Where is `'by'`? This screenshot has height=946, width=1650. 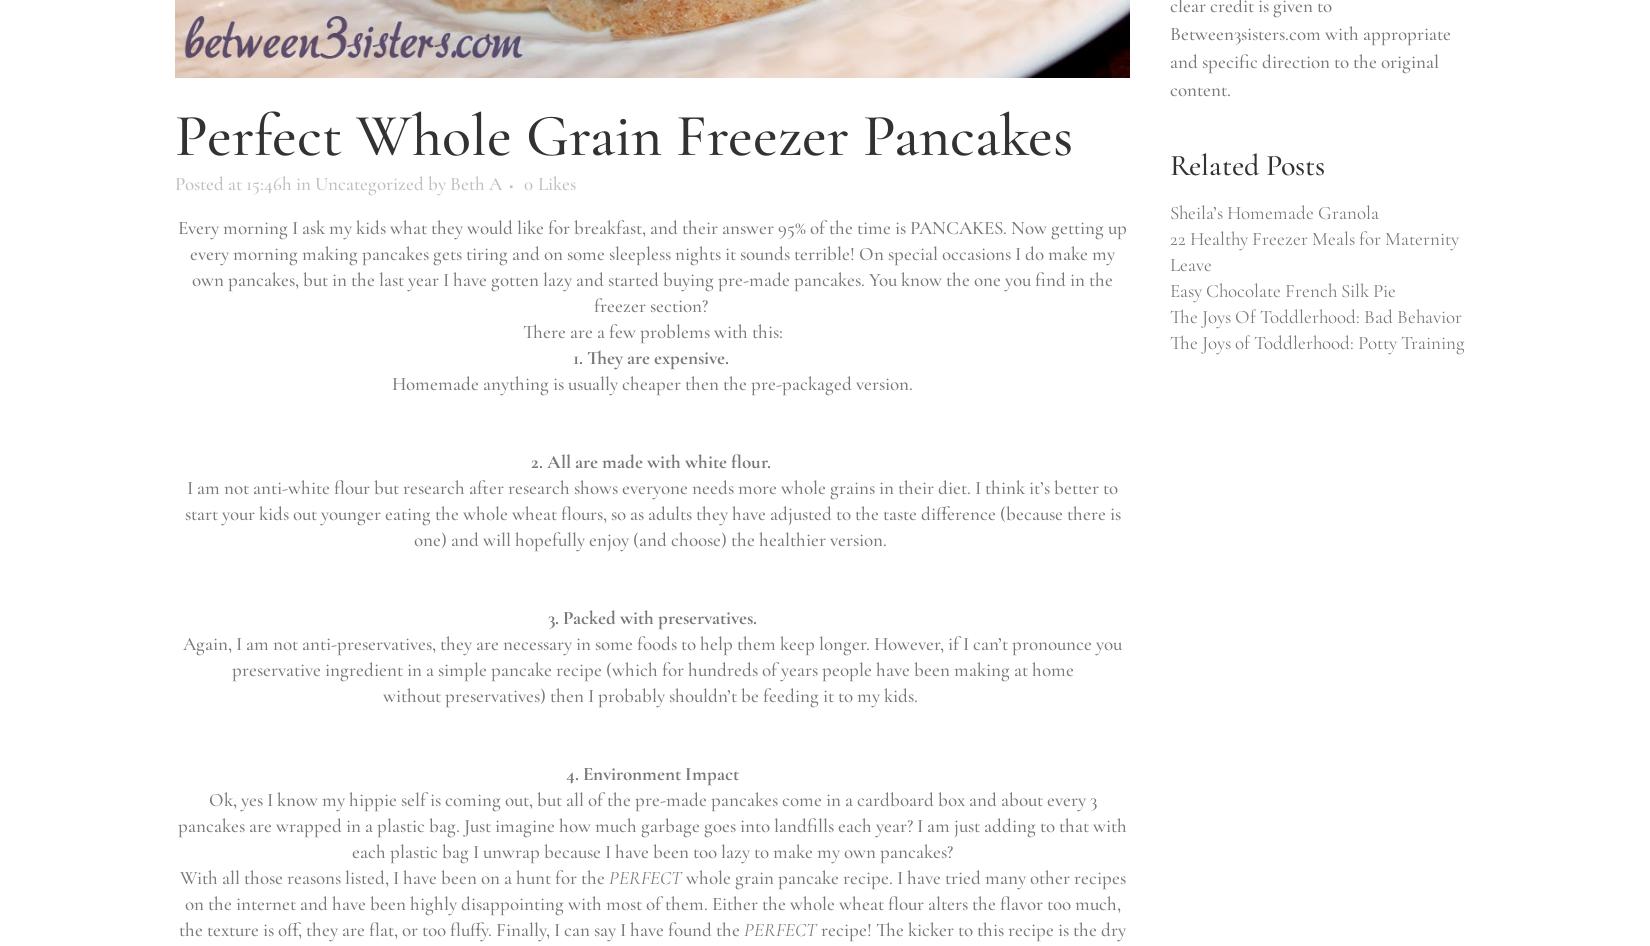
'by' is located at coordinates (427, 183).